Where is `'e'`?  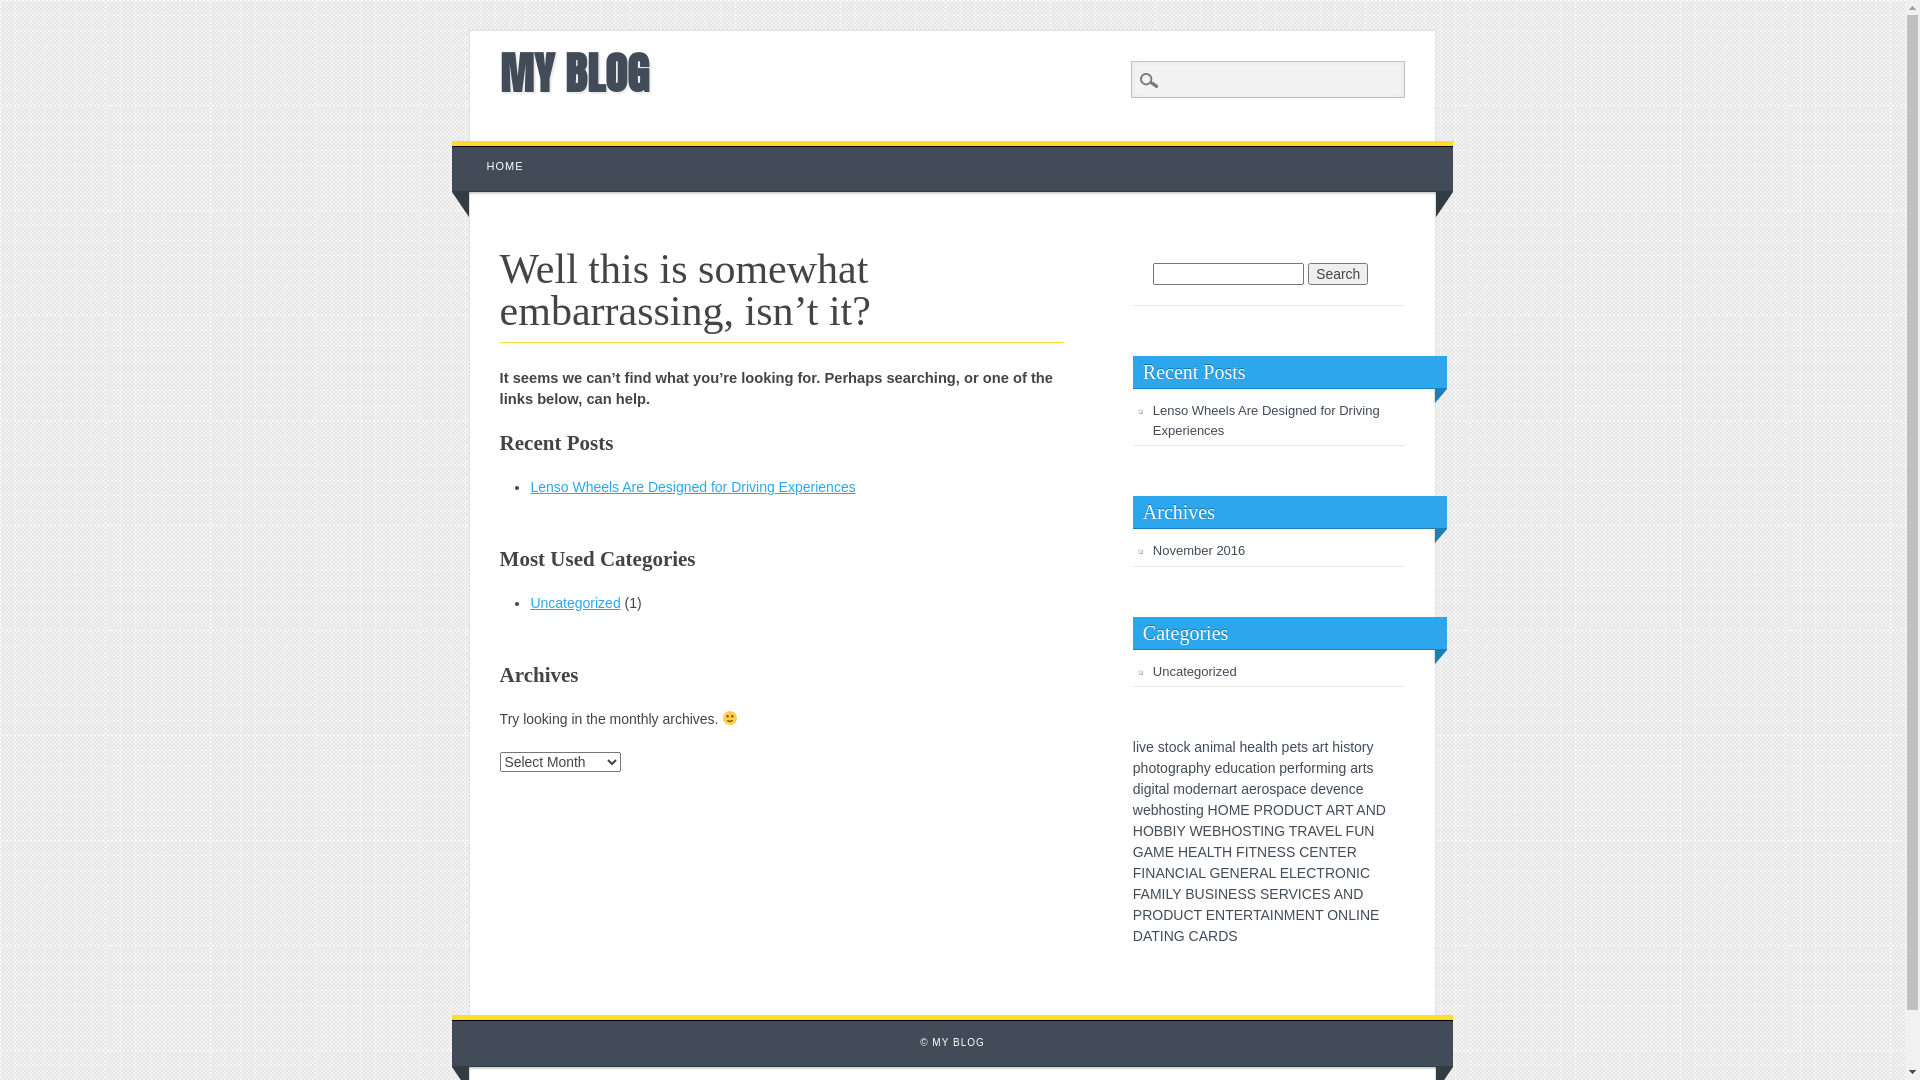
'e' is located at coordinates (1299, 788).